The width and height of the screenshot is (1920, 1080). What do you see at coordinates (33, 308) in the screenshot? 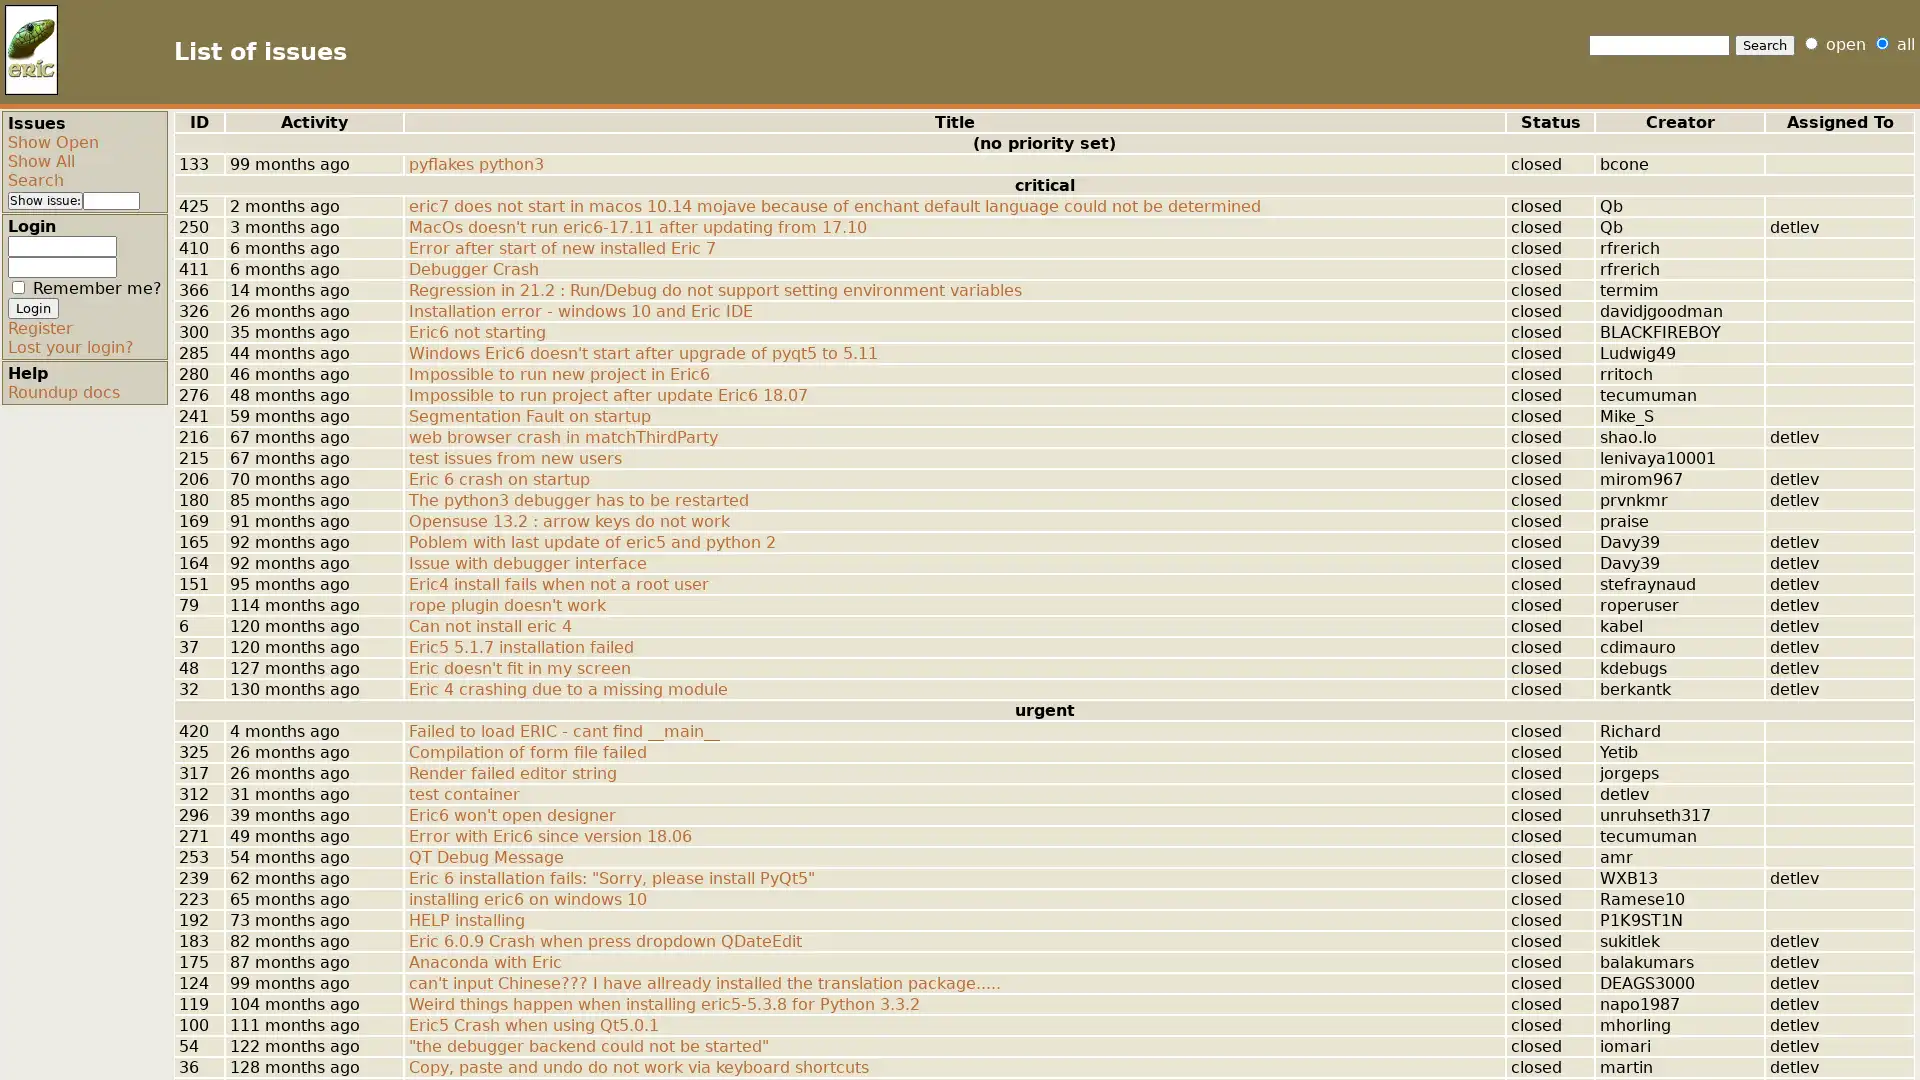
I see `Login` at bounding box center [33, 308].